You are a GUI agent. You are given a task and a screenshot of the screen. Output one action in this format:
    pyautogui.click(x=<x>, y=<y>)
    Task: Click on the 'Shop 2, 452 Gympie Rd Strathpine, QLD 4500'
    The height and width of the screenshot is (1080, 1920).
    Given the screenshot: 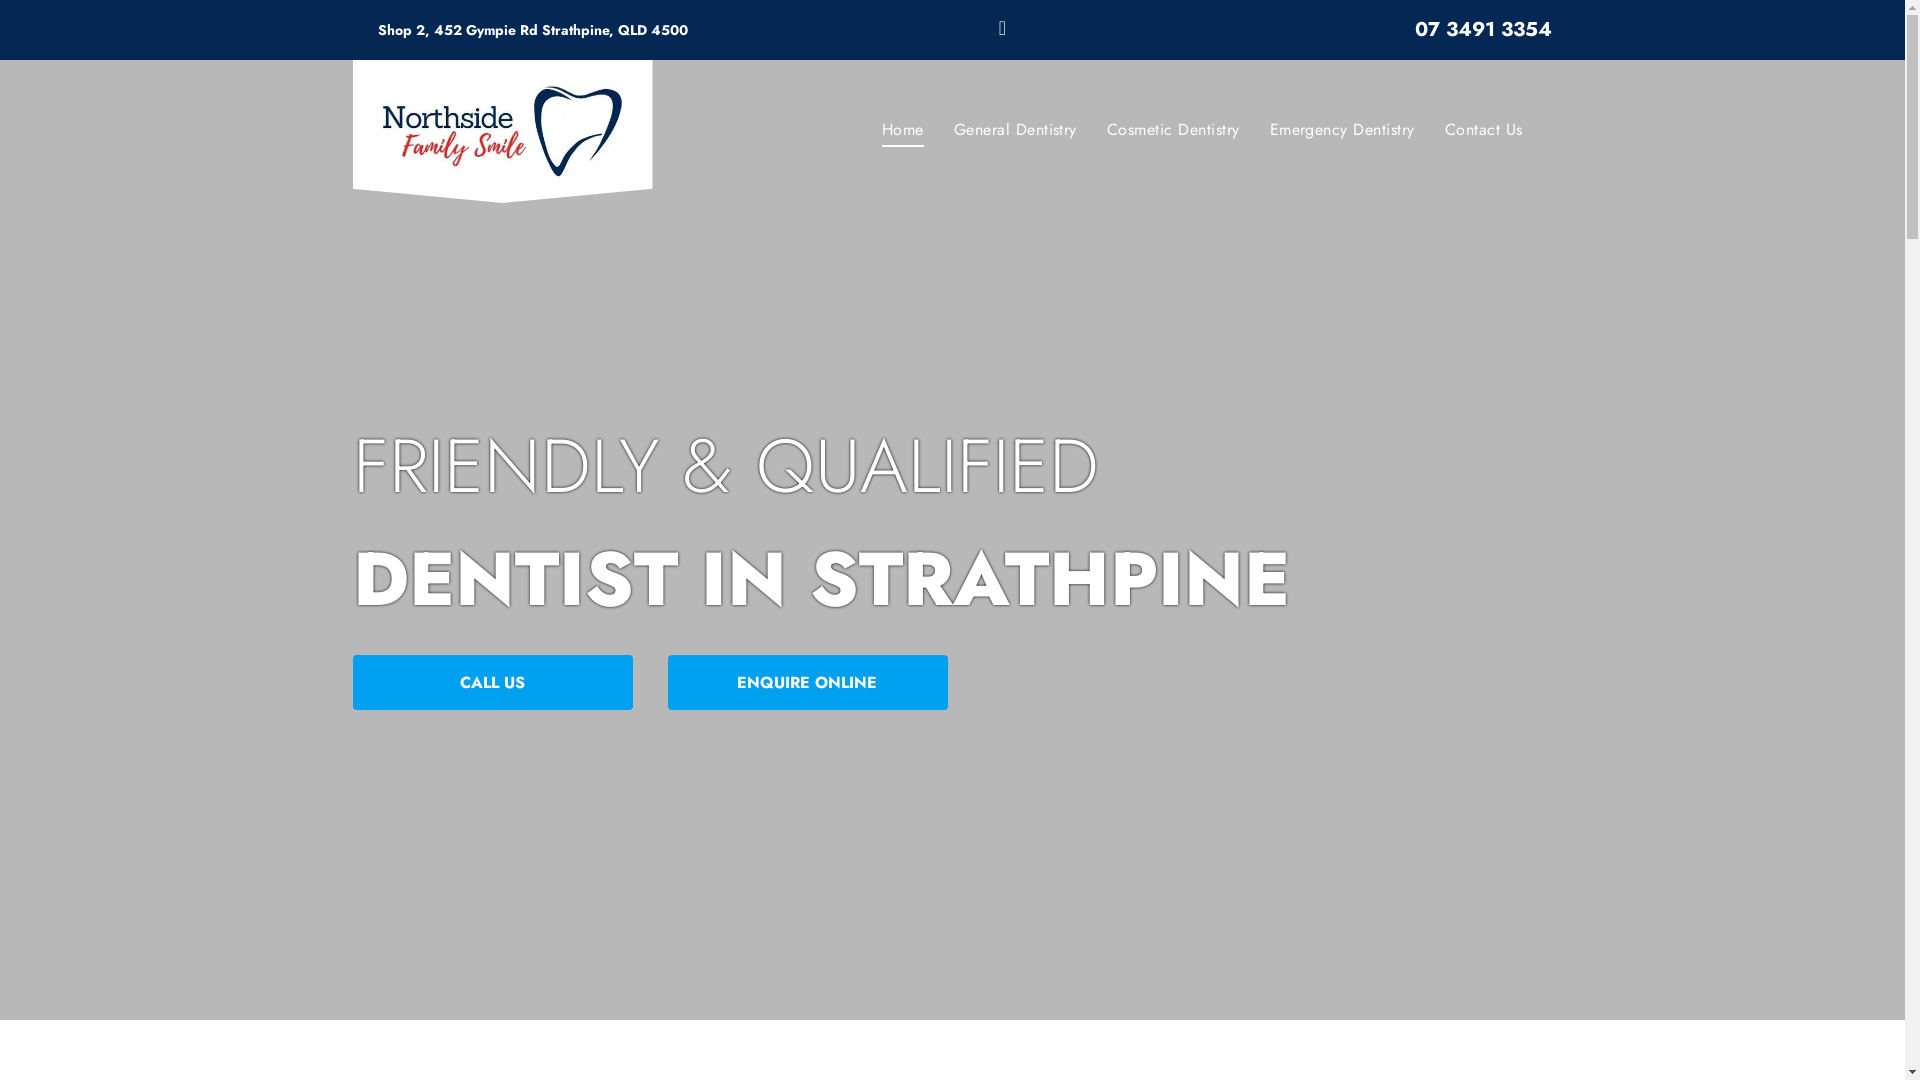 What is the action you would take?
    pyautogui.click(x=532, y=30)
    